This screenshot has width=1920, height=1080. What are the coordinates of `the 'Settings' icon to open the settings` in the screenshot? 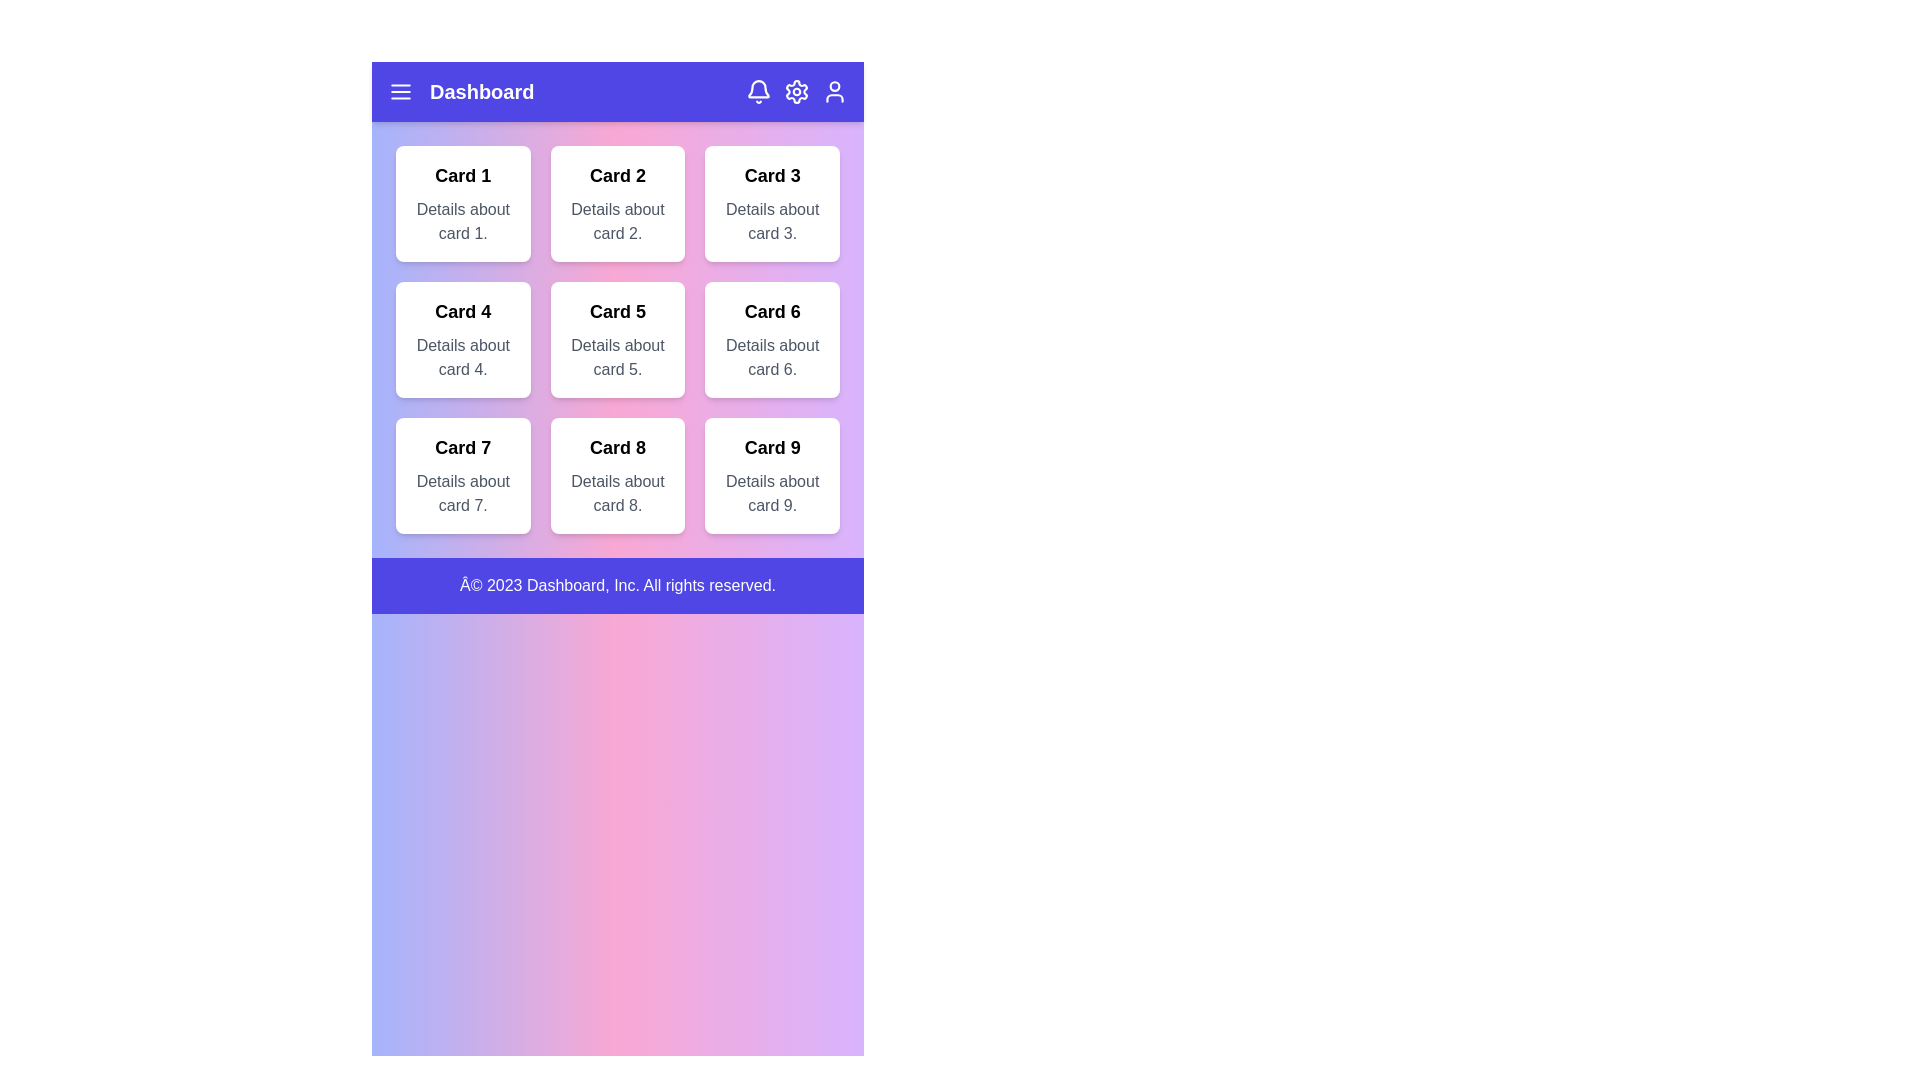 It's located at (795, 92).